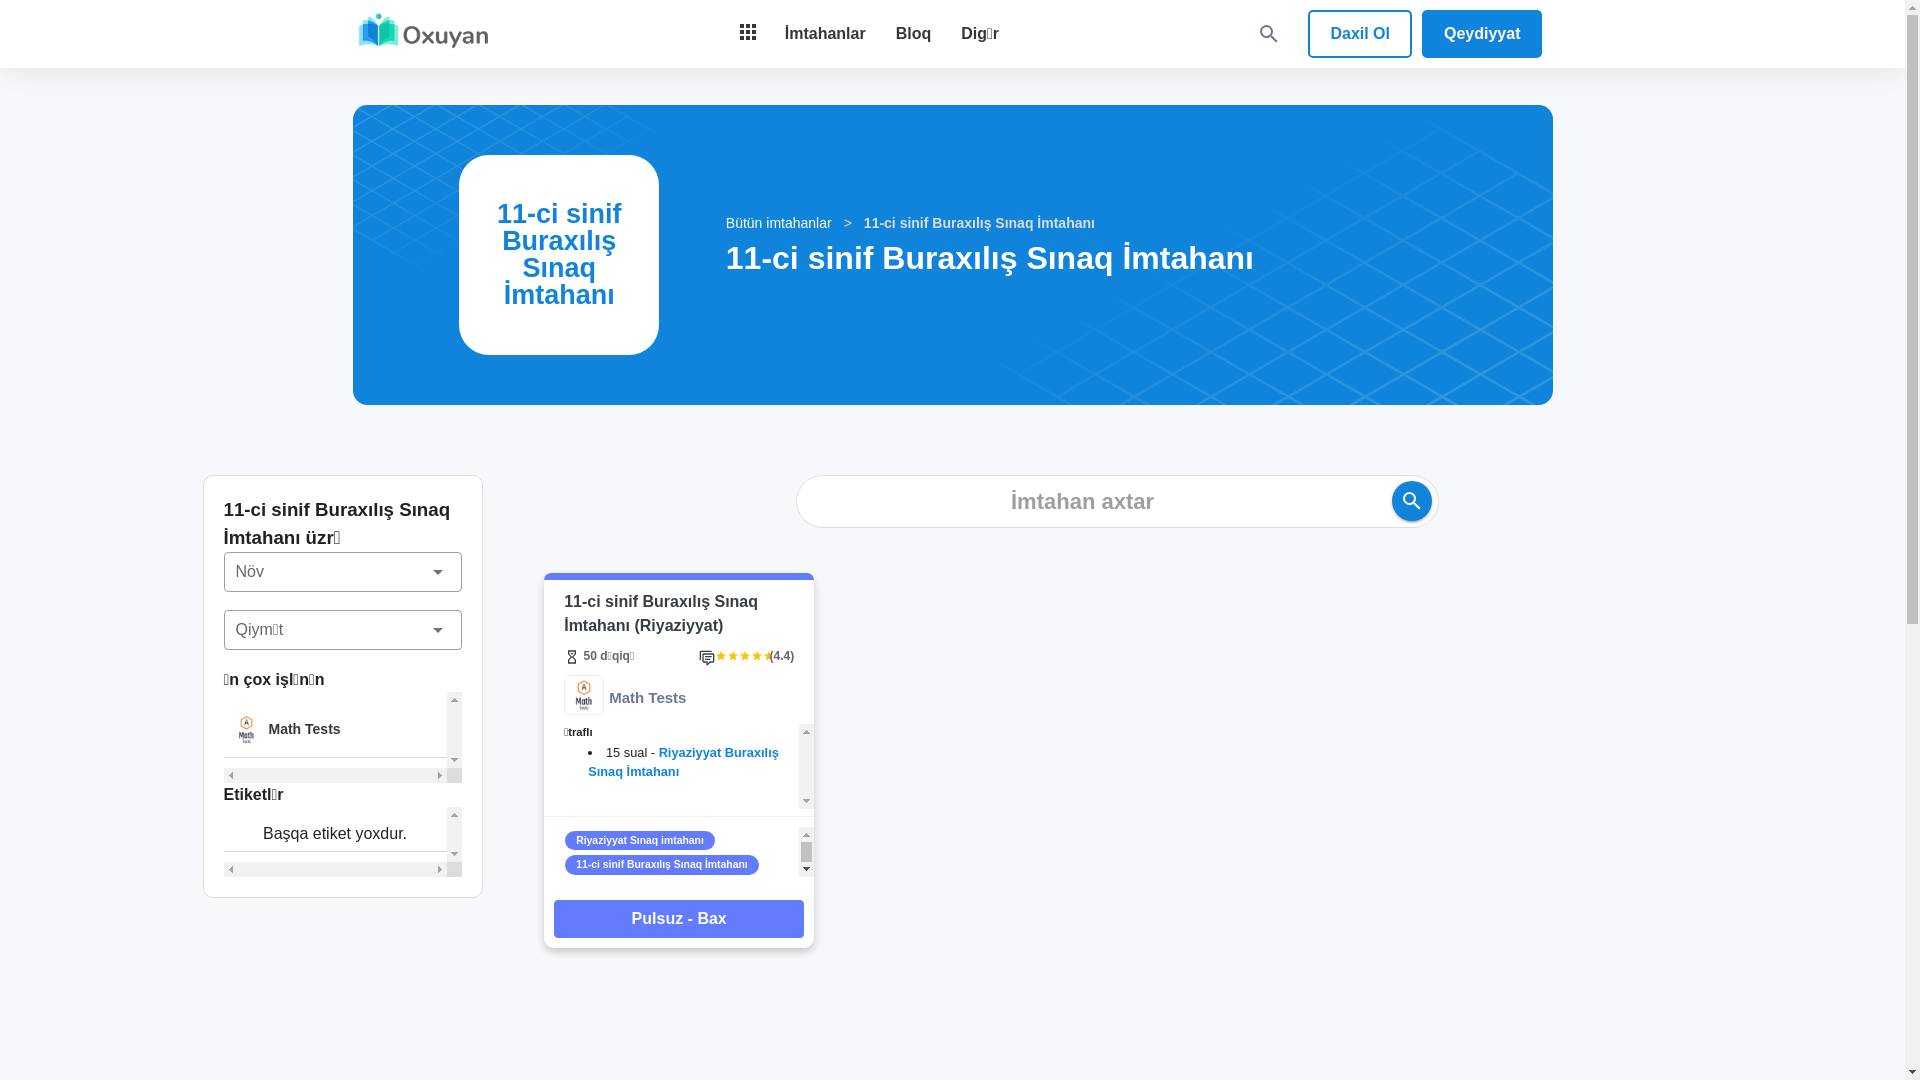  Describe the element at coordinates (912, 34) in the screenshot. I see `'Bloq'` at that location.